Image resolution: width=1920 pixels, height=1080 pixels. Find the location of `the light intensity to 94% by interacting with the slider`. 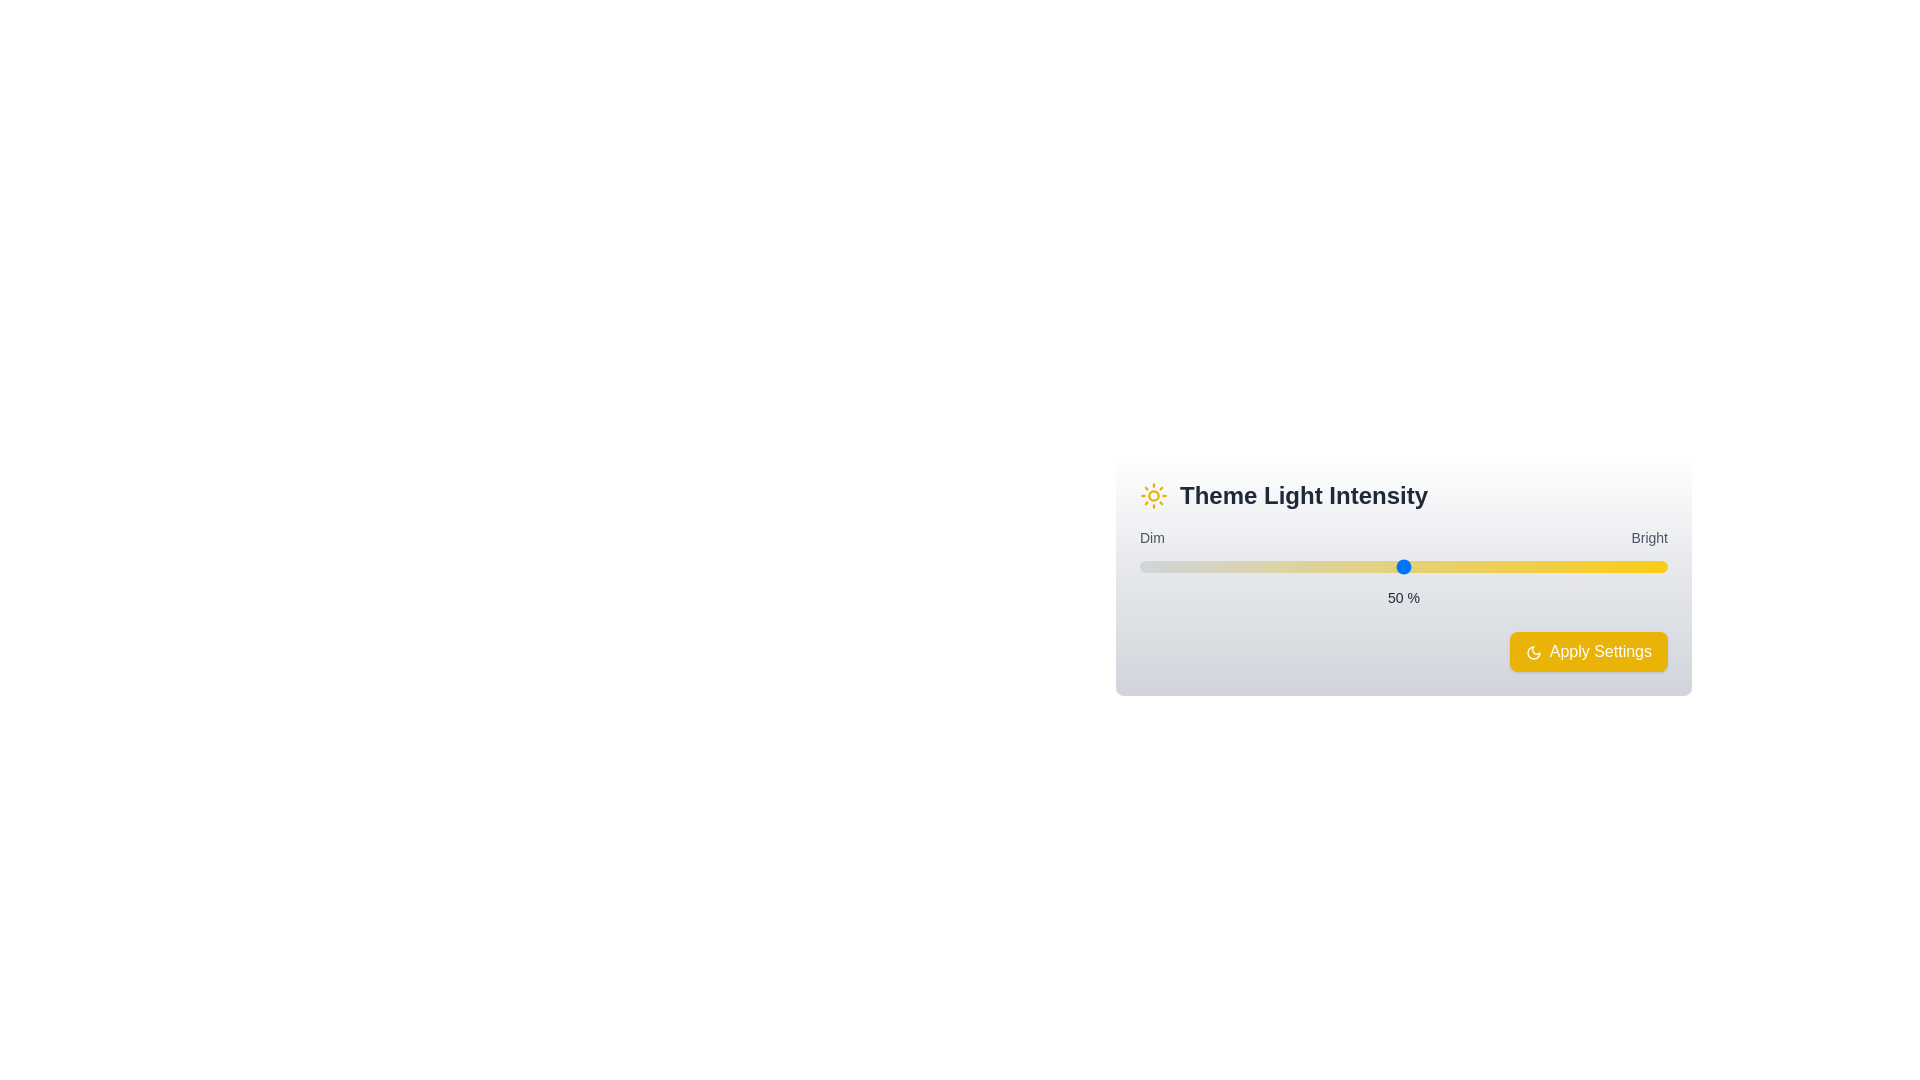

the light intensity to 94% by interacting with the slider is located at coordinates (1636, 567).